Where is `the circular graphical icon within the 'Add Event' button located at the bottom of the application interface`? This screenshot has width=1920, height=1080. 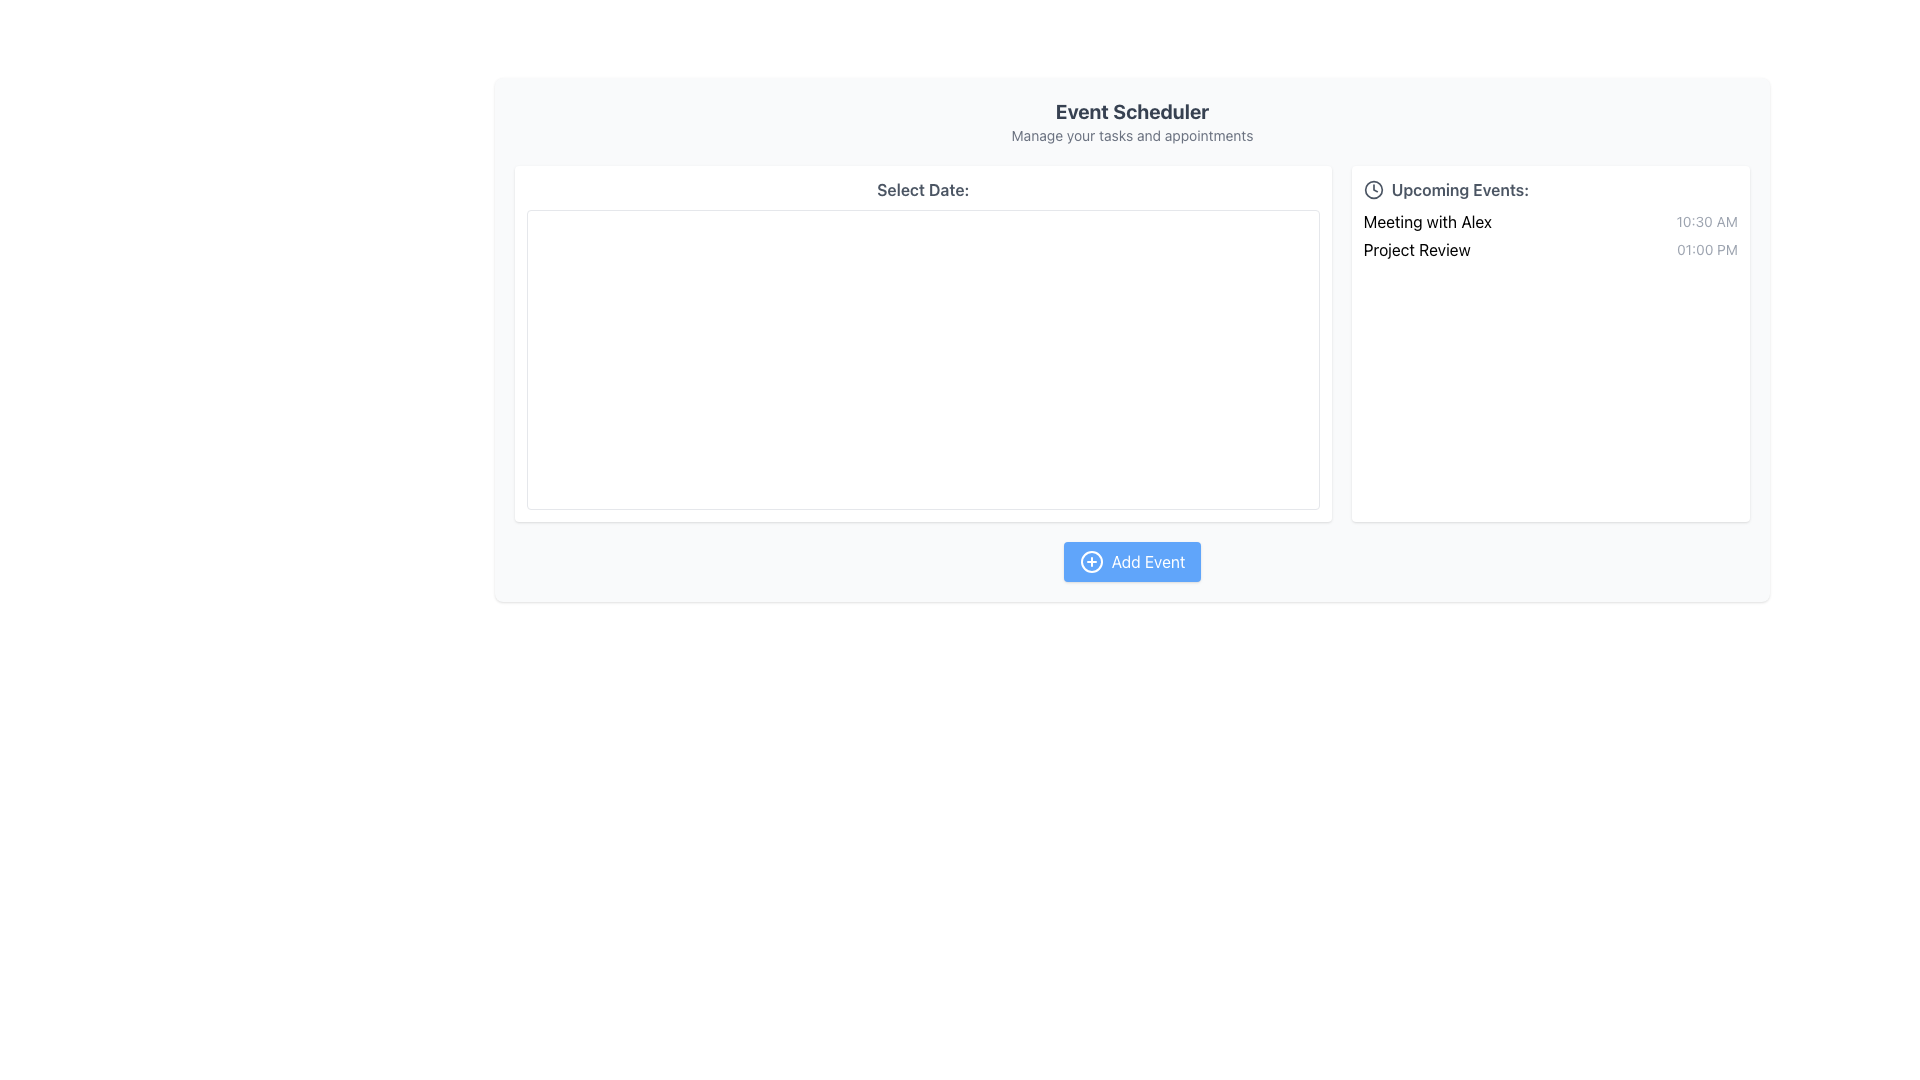
the circular graphical icon within the 'Add Event' button located at the bottom of the application interface is located at coordinates (1090, 562).